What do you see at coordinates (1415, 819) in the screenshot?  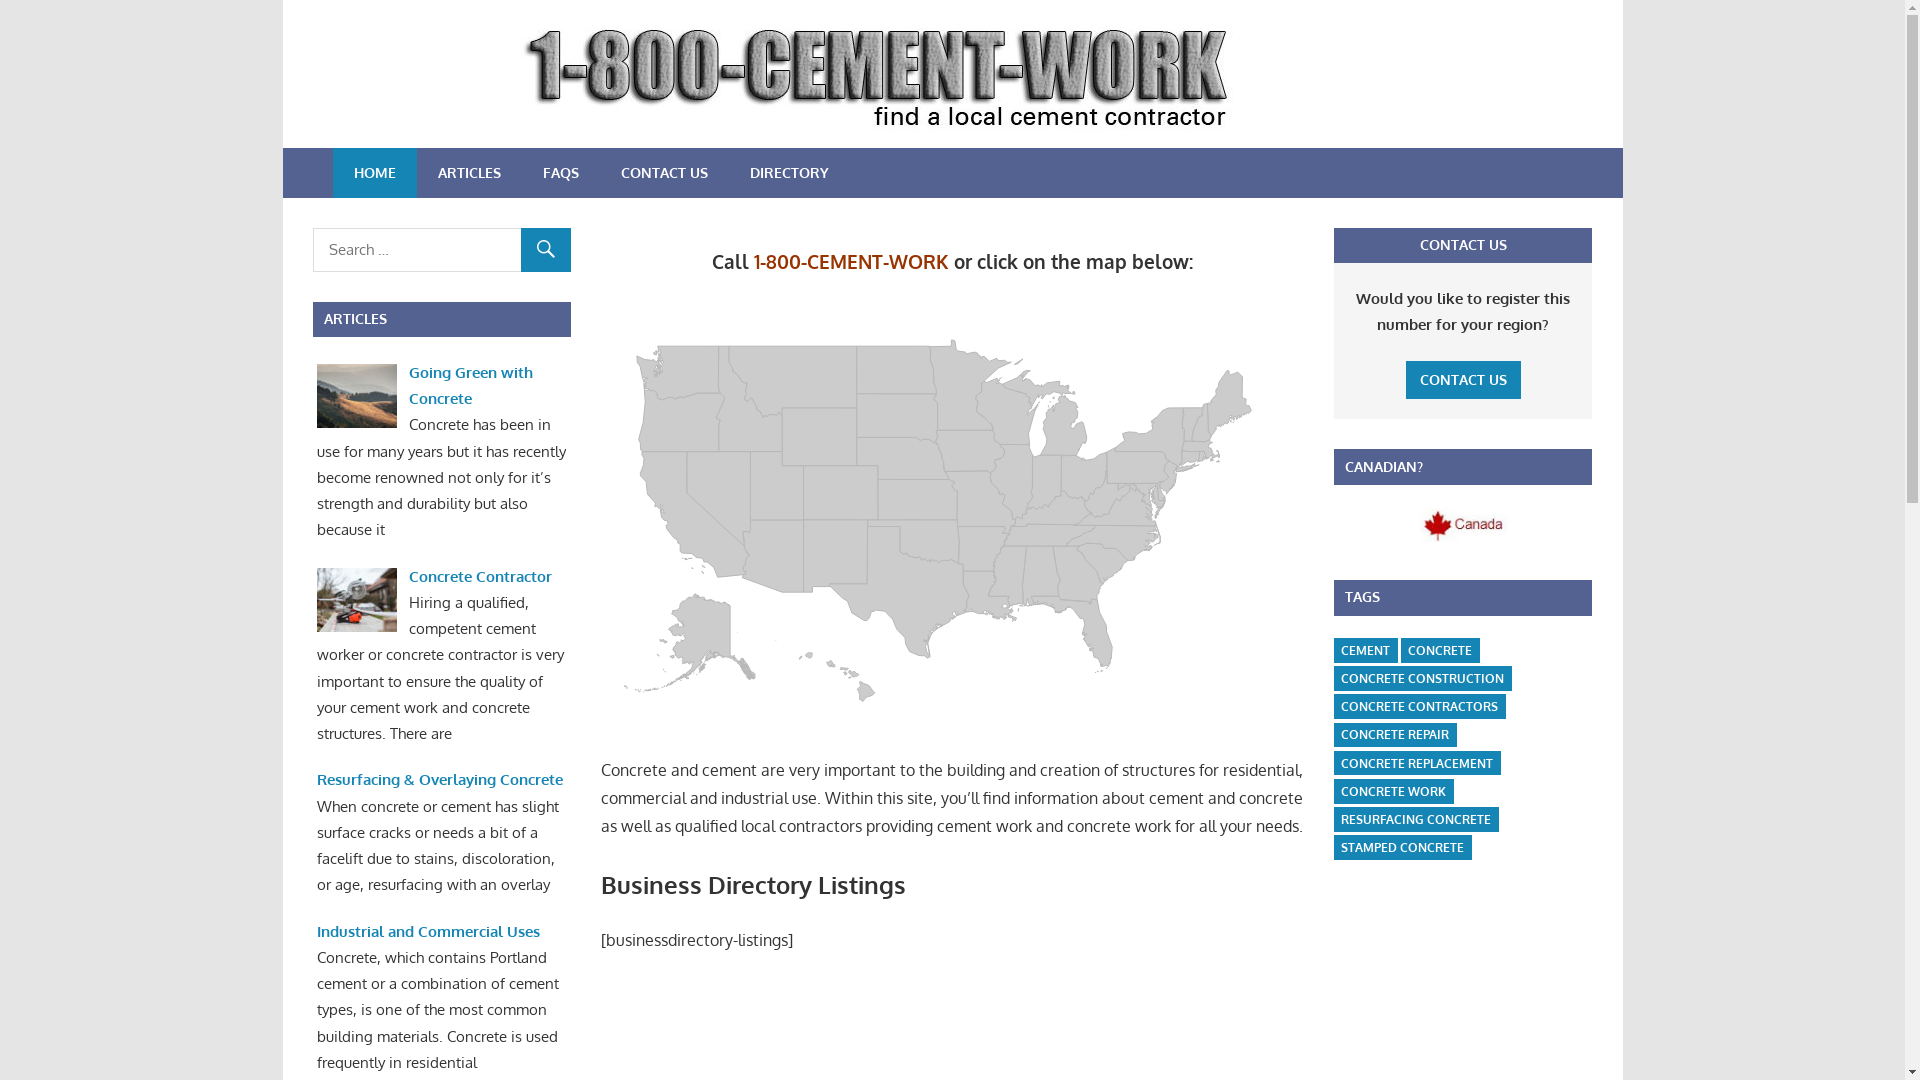 I see `'RESURFACING CONCRETE'` at bounding box center [1415, 819].